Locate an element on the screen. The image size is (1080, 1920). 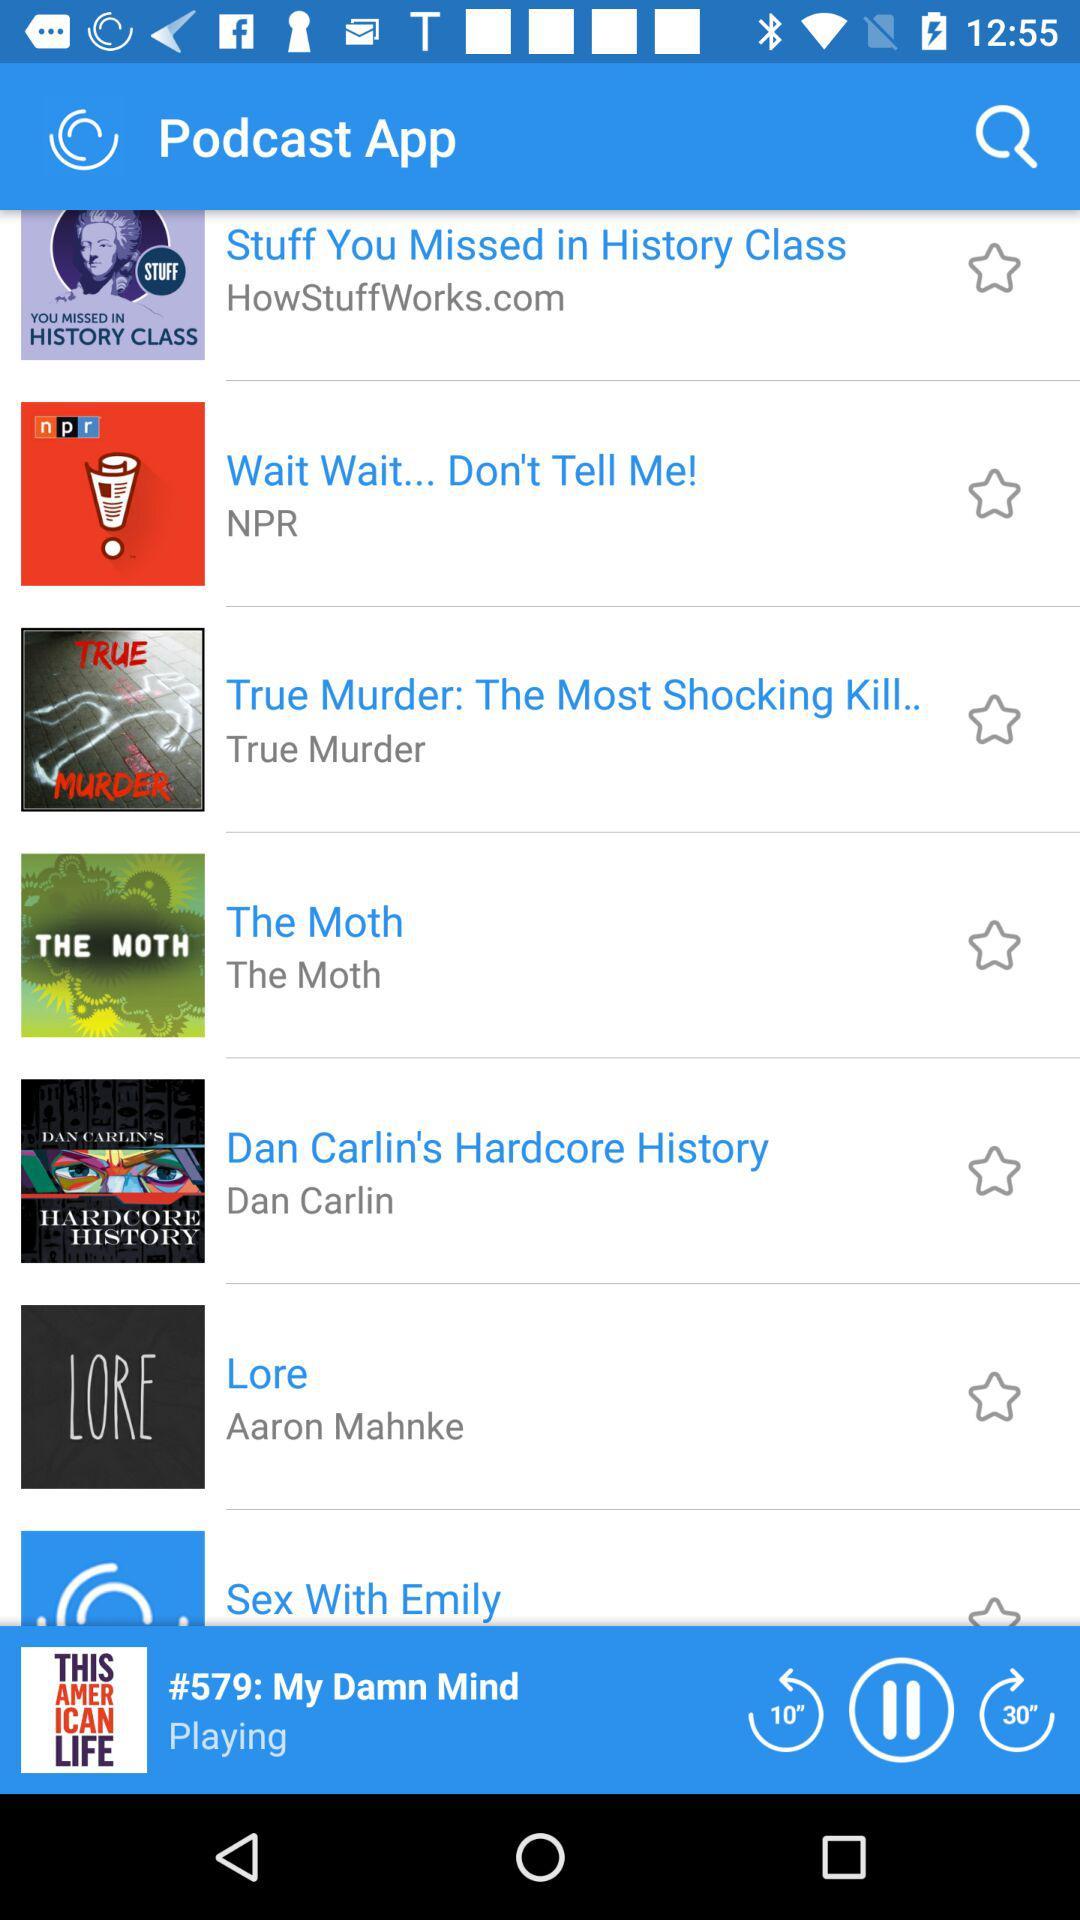
go back is located at coordinates (785, 1708).